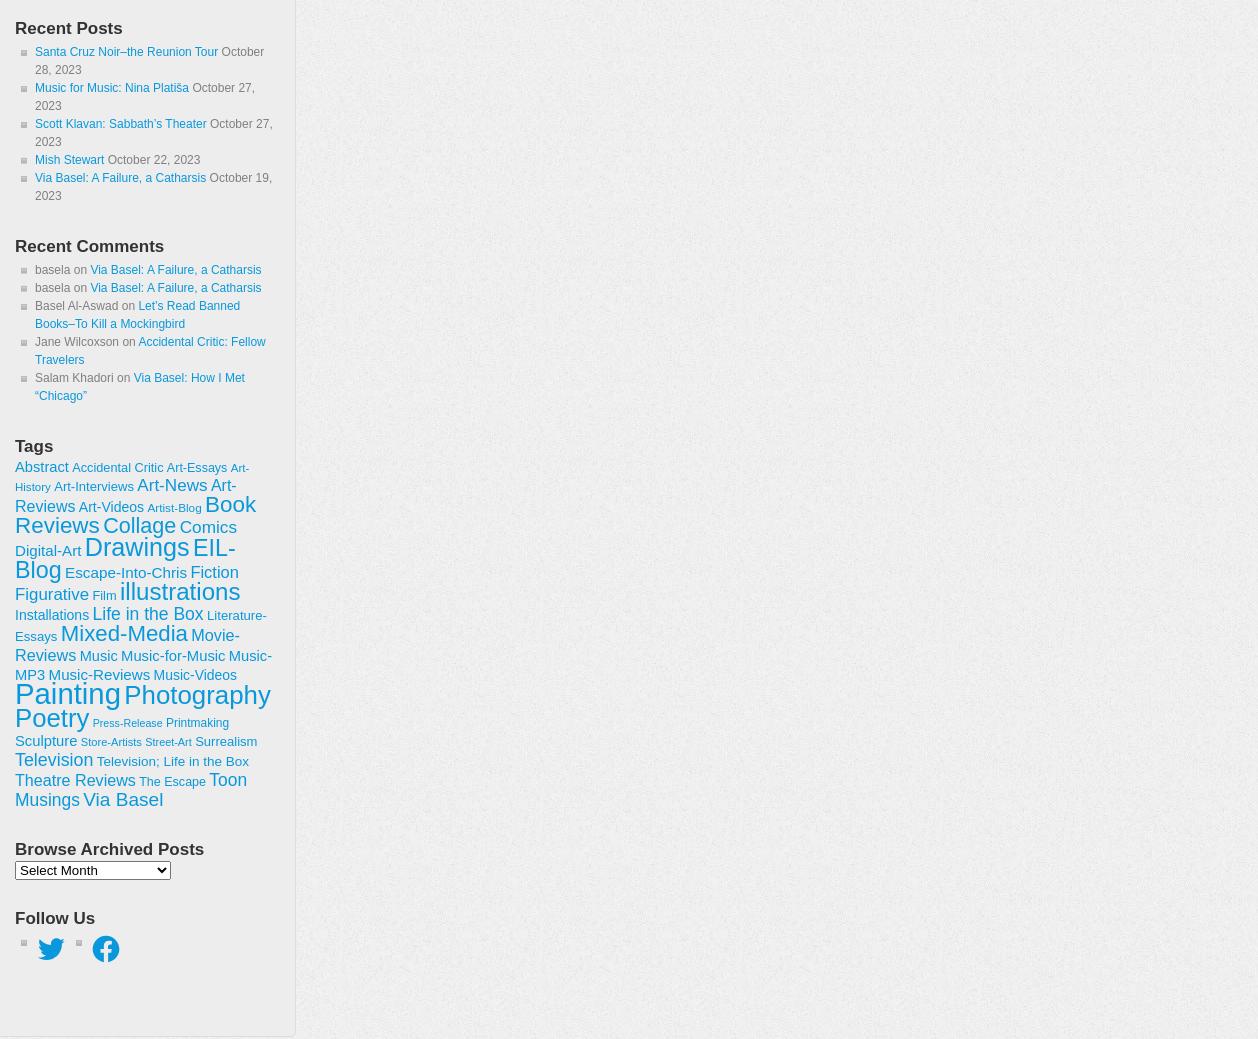  What do you see at coordinates (153, 187) in the screenshot?
I see `'October 19, 2023'` at bounding box center [153, 187].